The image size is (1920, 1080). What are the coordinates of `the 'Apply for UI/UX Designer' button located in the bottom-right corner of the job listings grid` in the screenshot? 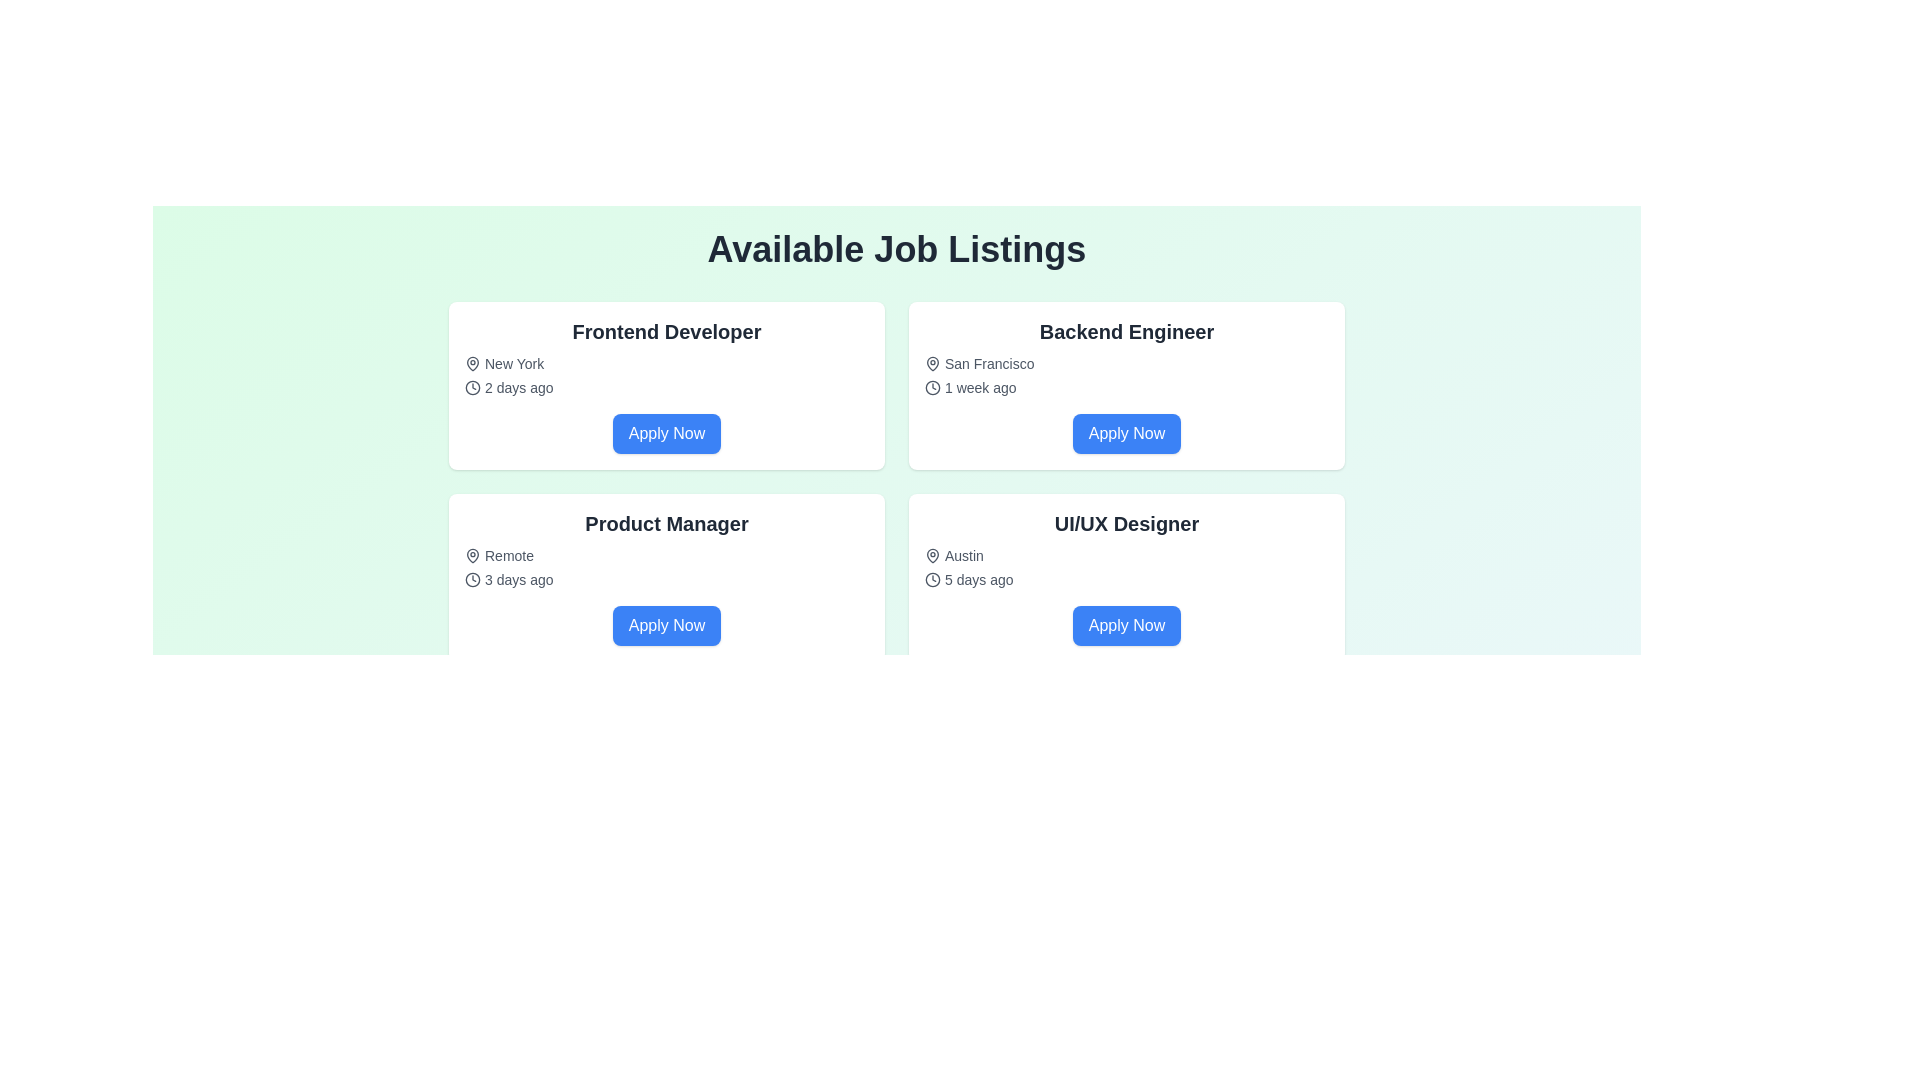 It's located at (1127, 624).